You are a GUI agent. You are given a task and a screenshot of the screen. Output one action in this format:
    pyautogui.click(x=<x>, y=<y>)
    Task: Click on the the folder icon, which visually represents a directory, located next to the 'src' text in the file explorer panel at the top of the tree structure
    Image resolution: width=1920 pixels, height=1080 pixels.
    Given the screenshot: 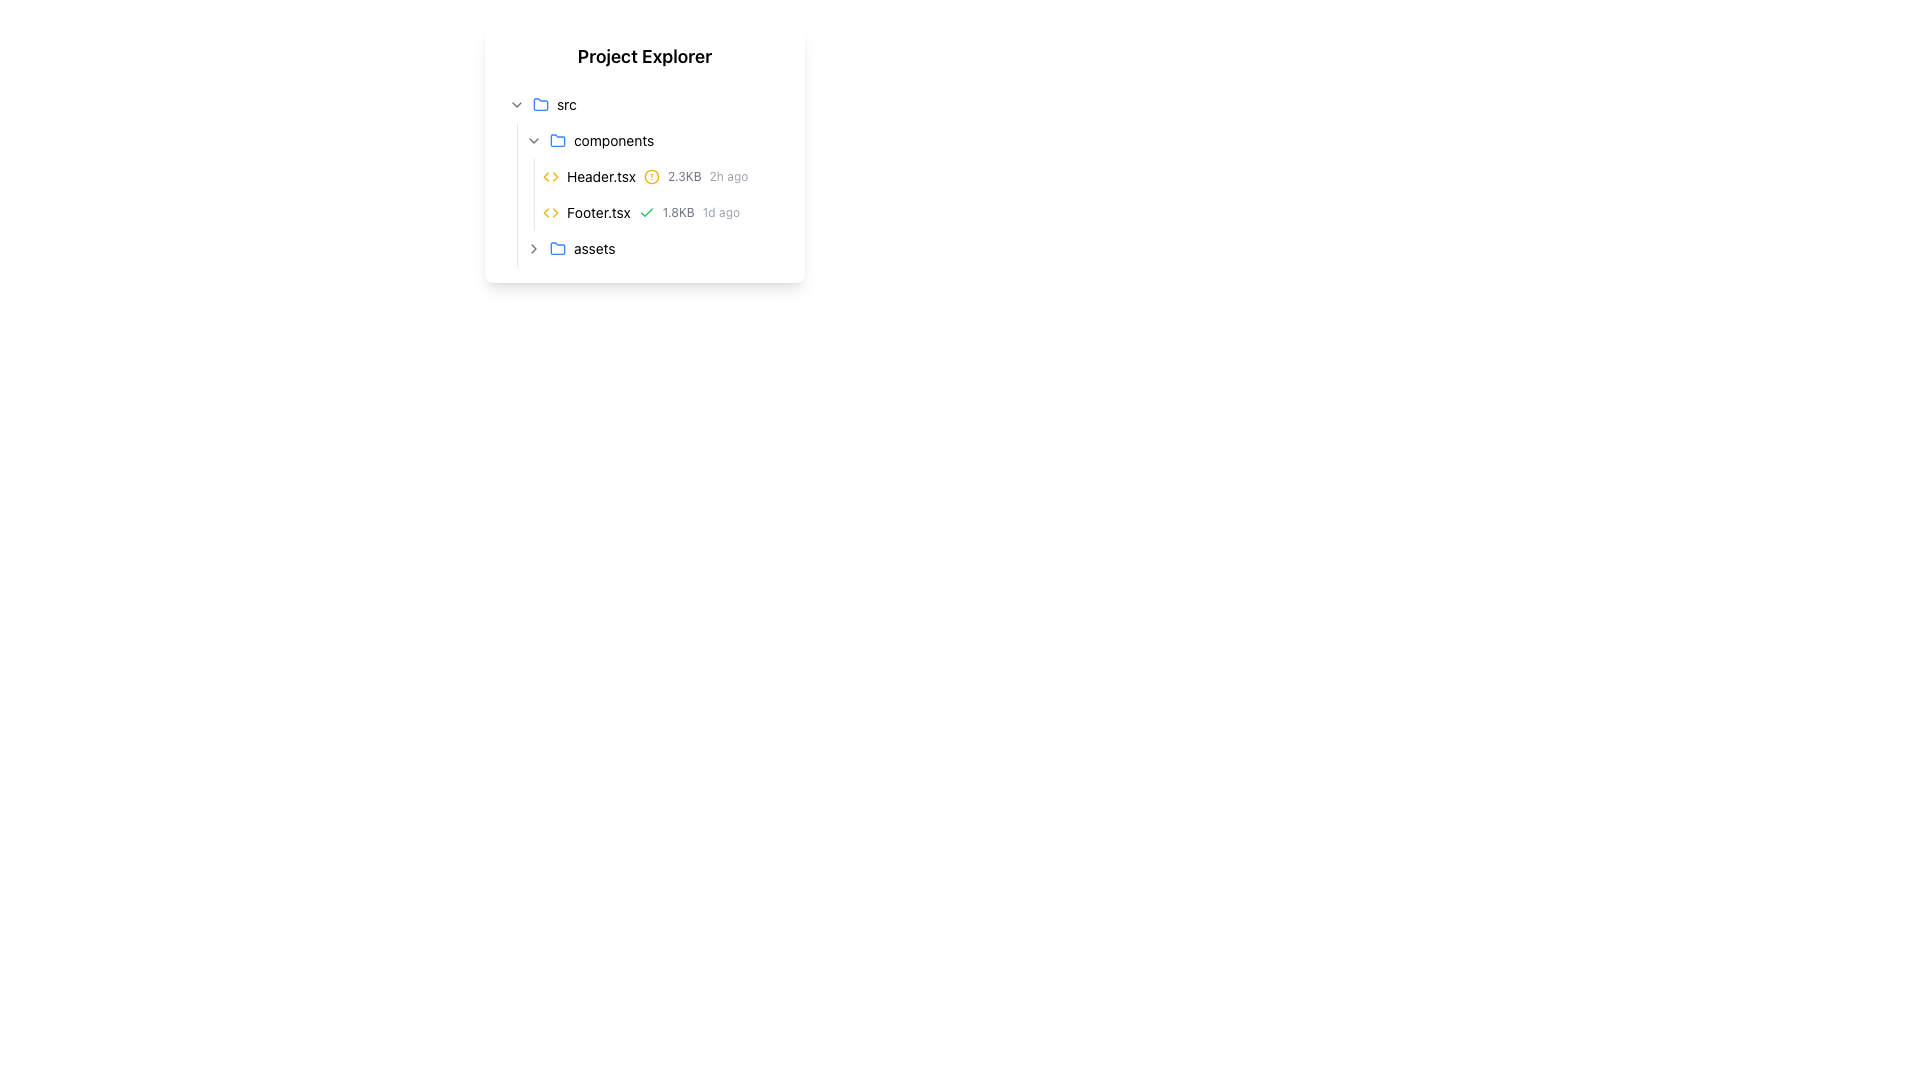 What is the action you would take?
    pyautogui.click(x=541, y=104)
    